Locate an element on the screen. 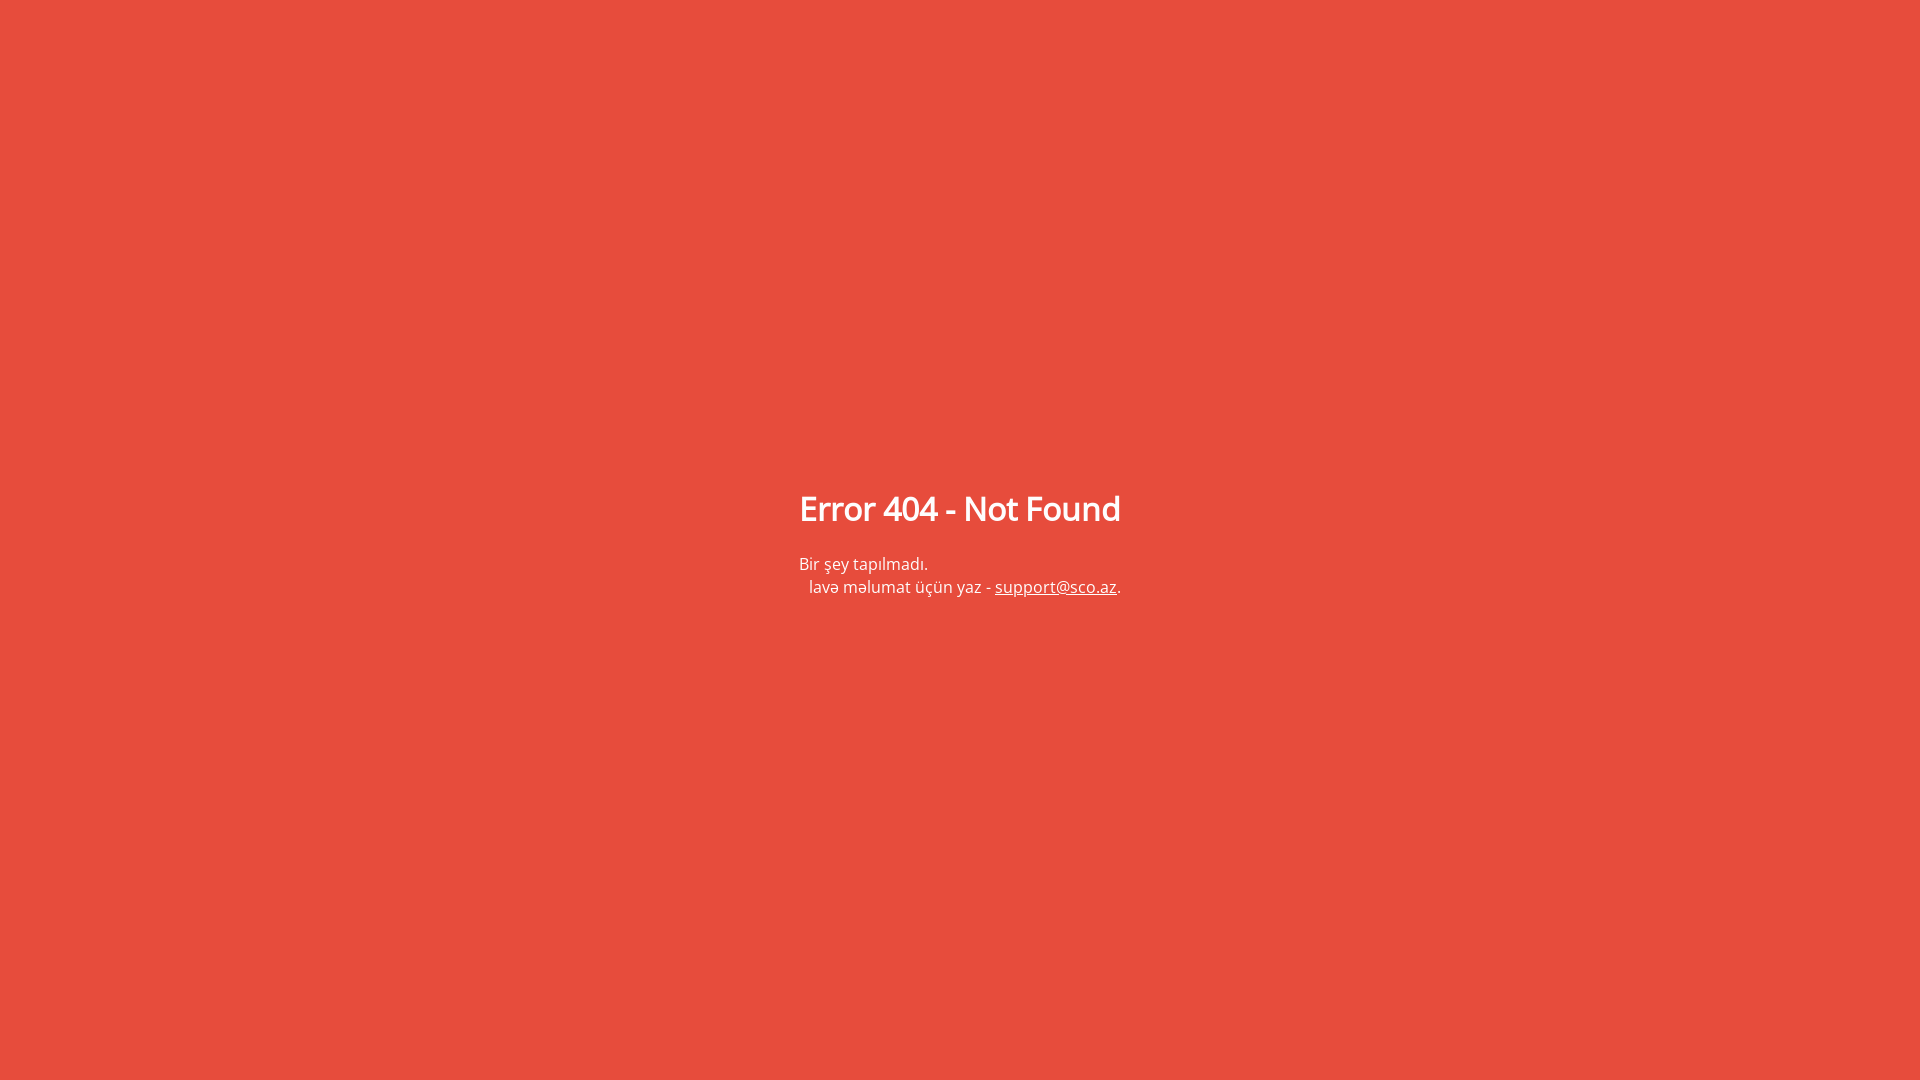  'support@sco.az' is located at coordinates (1055, 585).